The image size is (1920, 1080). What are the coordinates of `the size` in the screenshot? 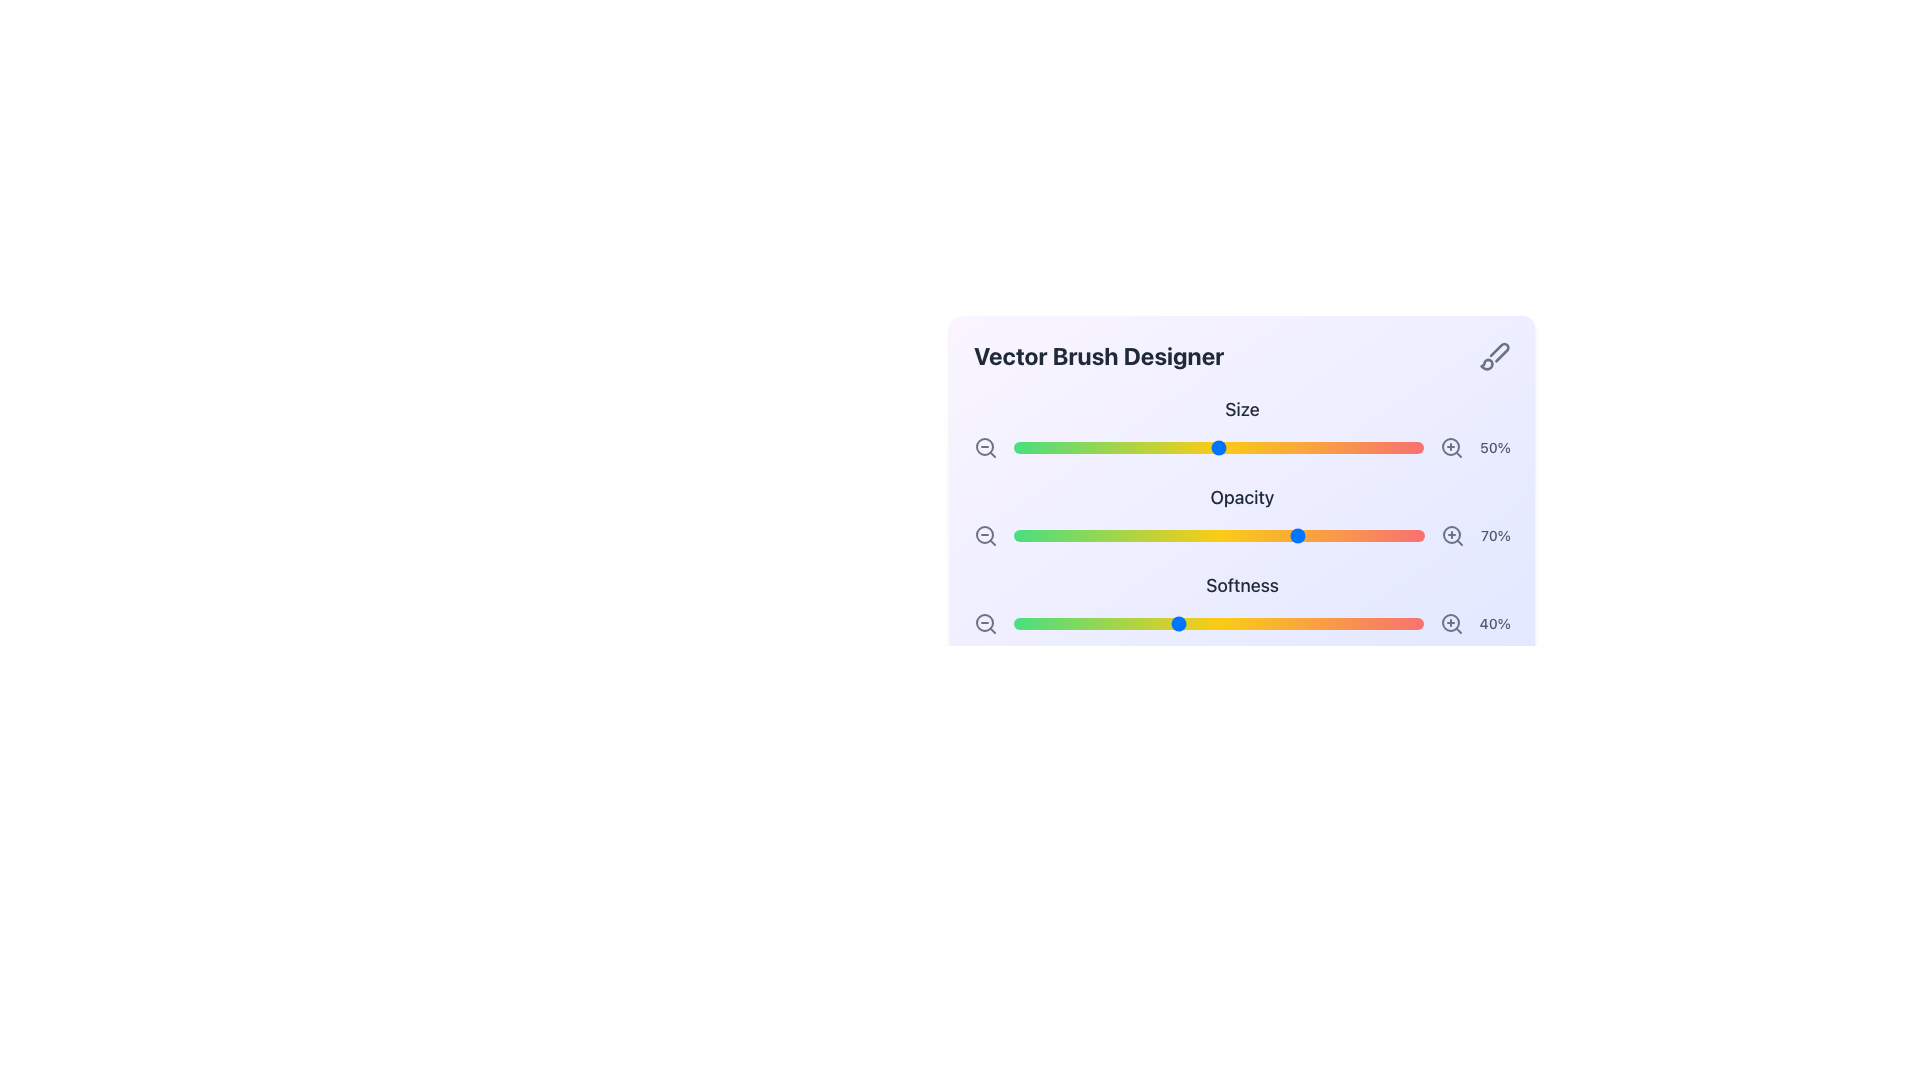 It's located at (1373, 446).